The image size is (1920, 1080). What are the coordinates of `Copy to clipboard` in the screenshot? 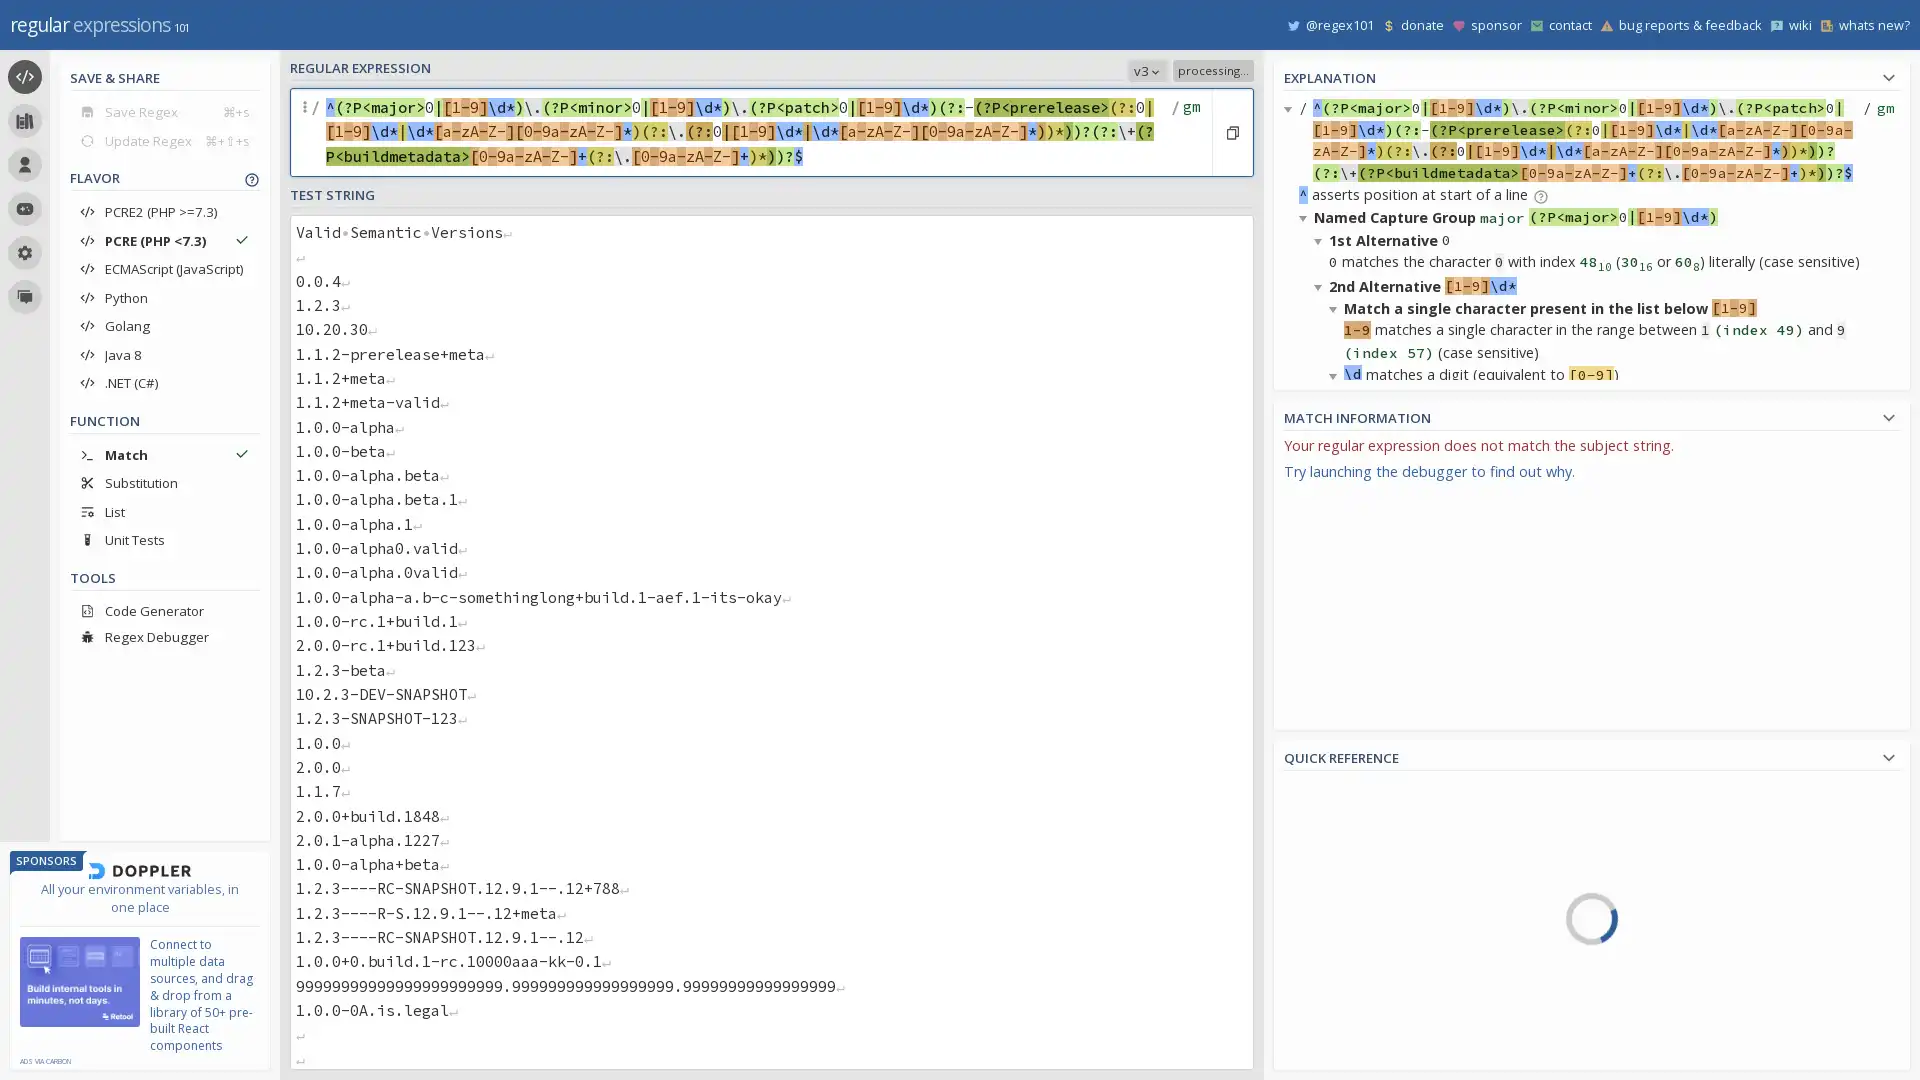 It's located at (1231, 132).